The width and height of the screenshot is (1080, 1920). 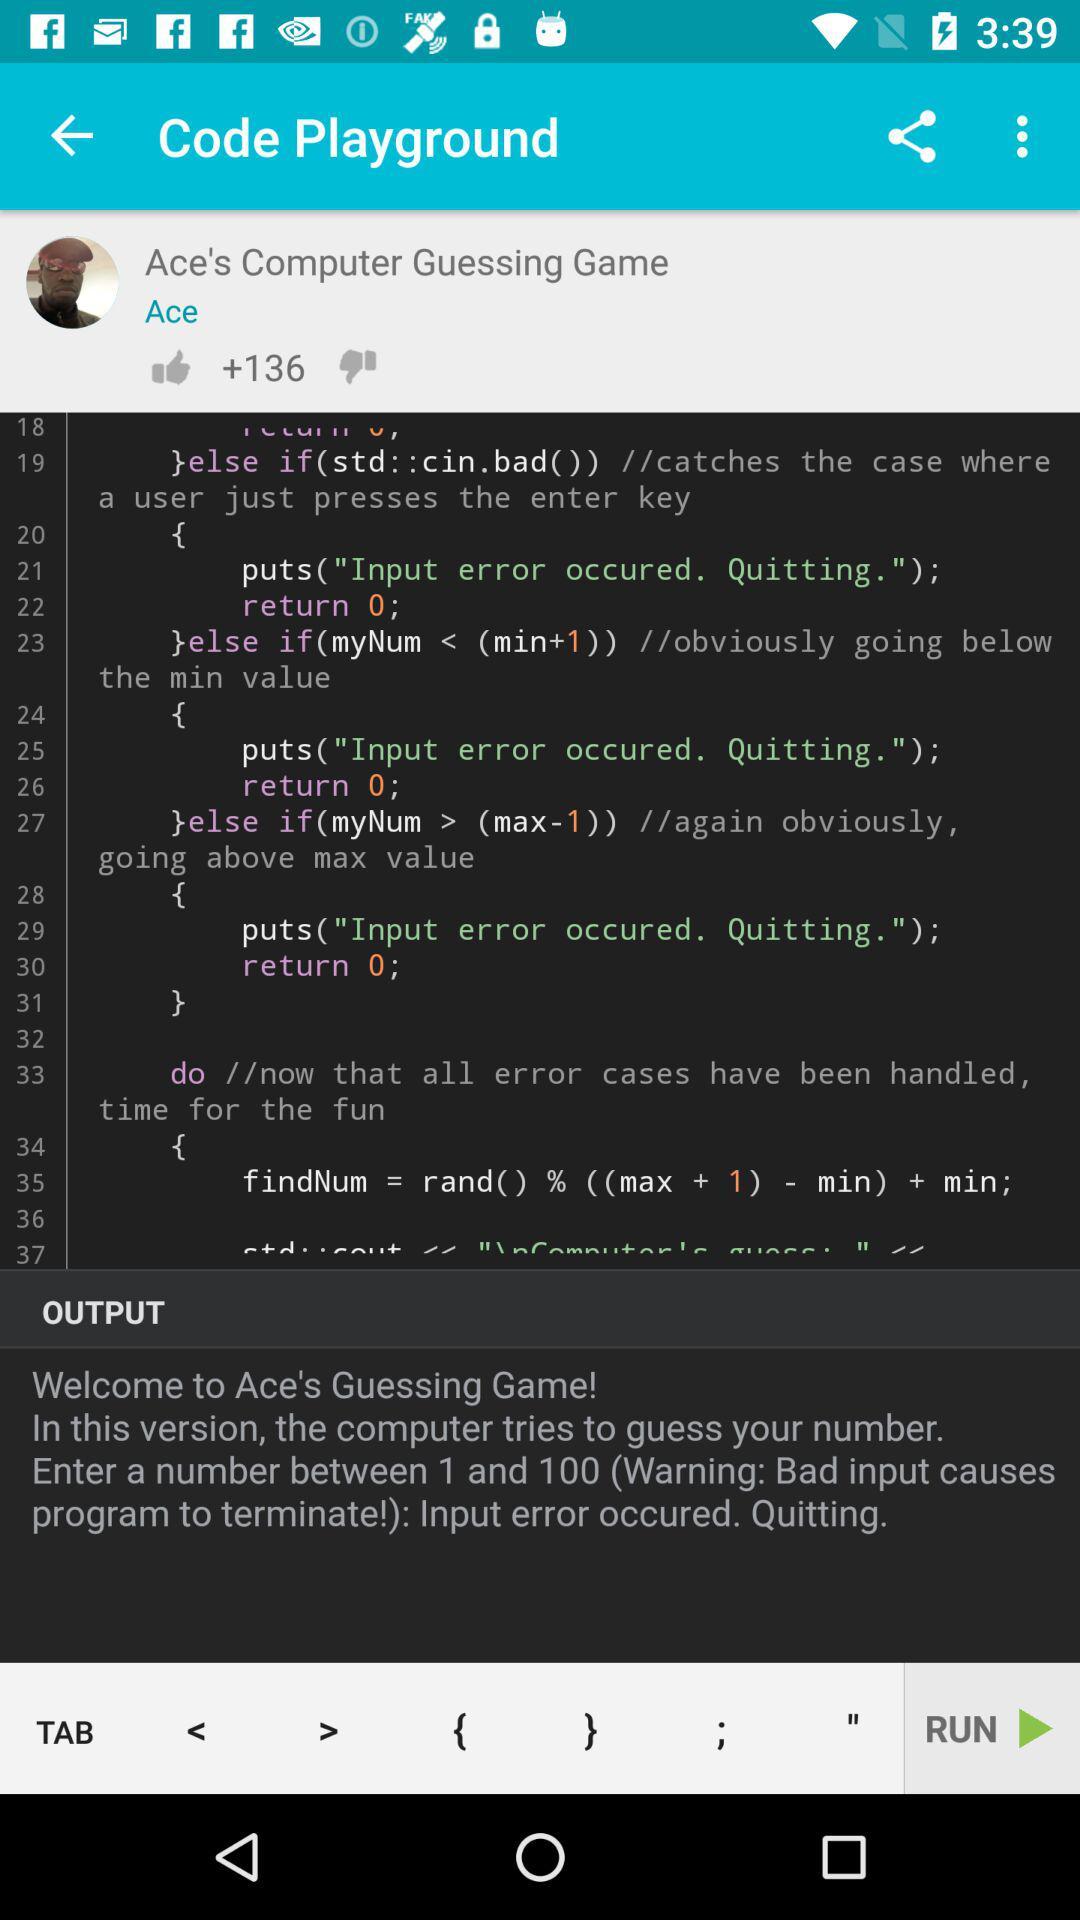 What do you see at coordinates (721, 1727) in the screenshot?
I see `the item to the right of }` at bounding box center [721, 1727].